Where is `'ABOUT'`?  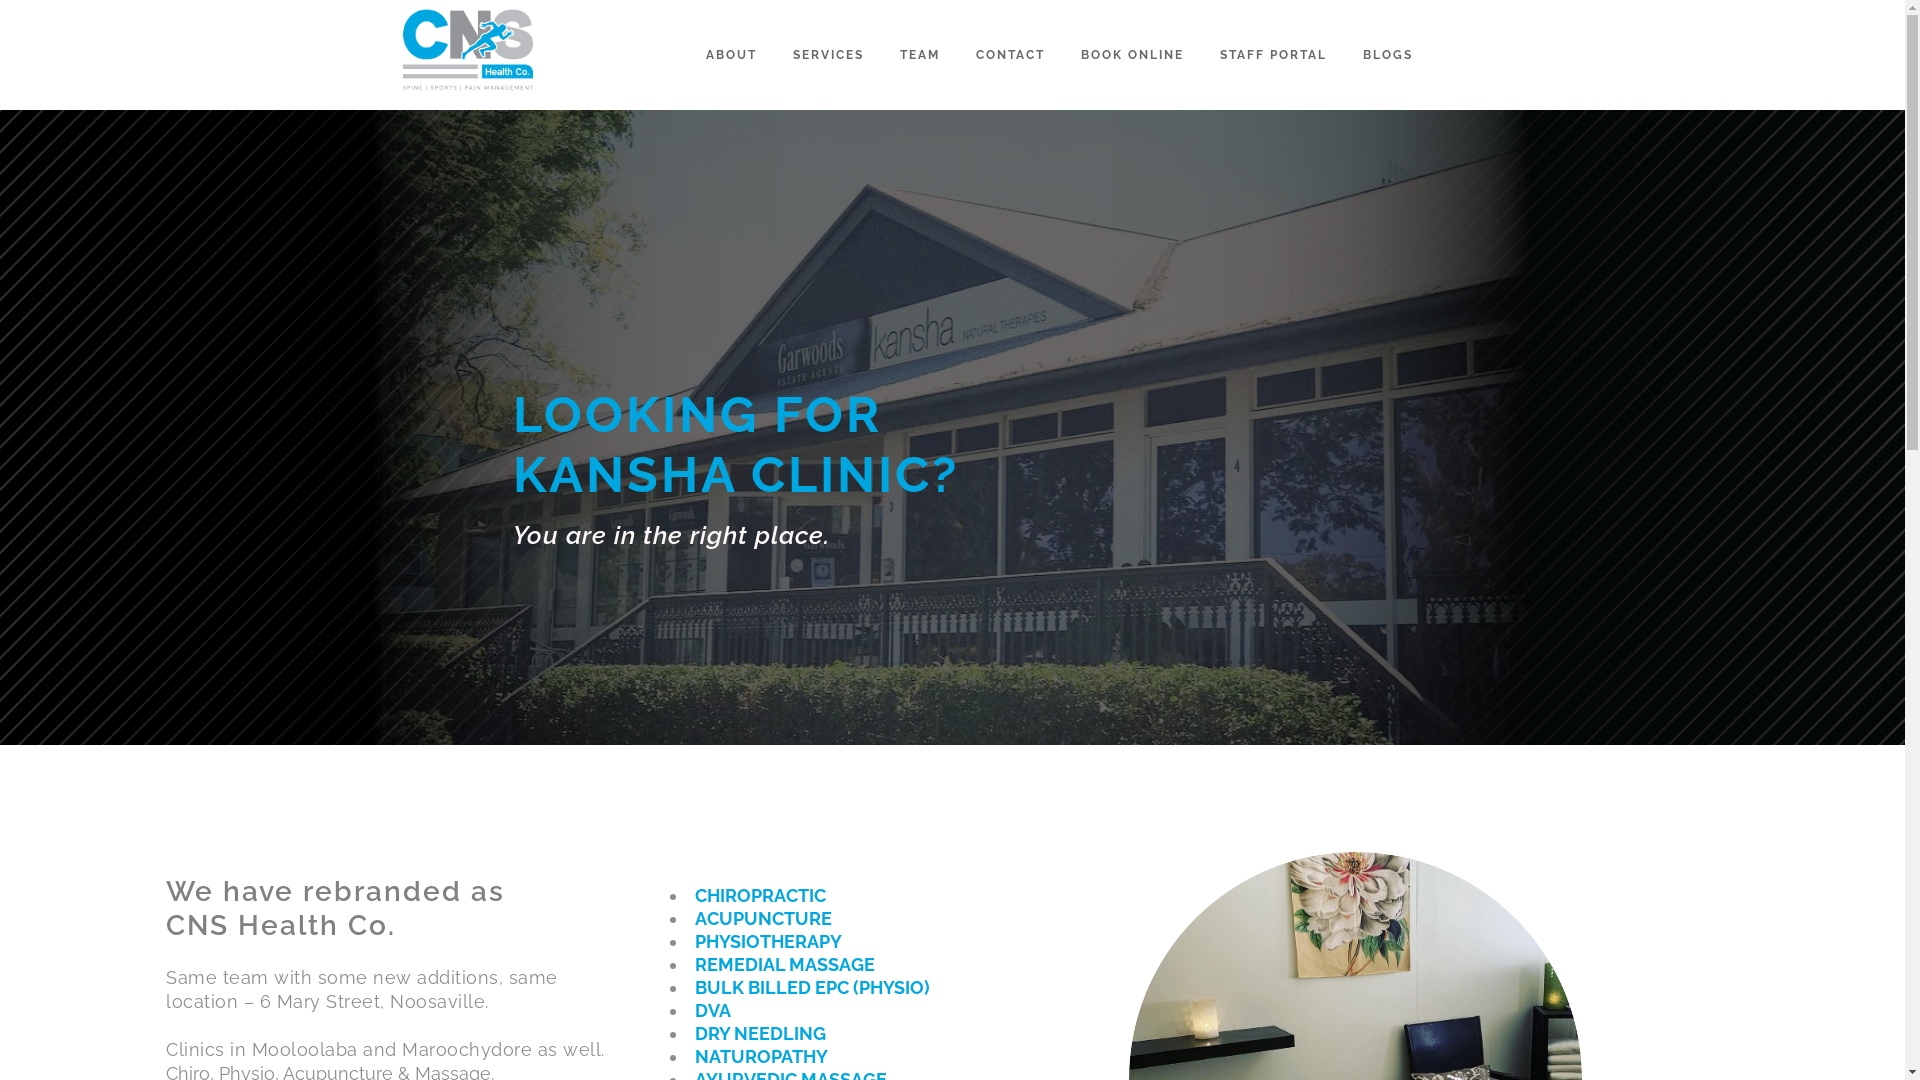
'ABOUT' is located at coordinates (730, 53).